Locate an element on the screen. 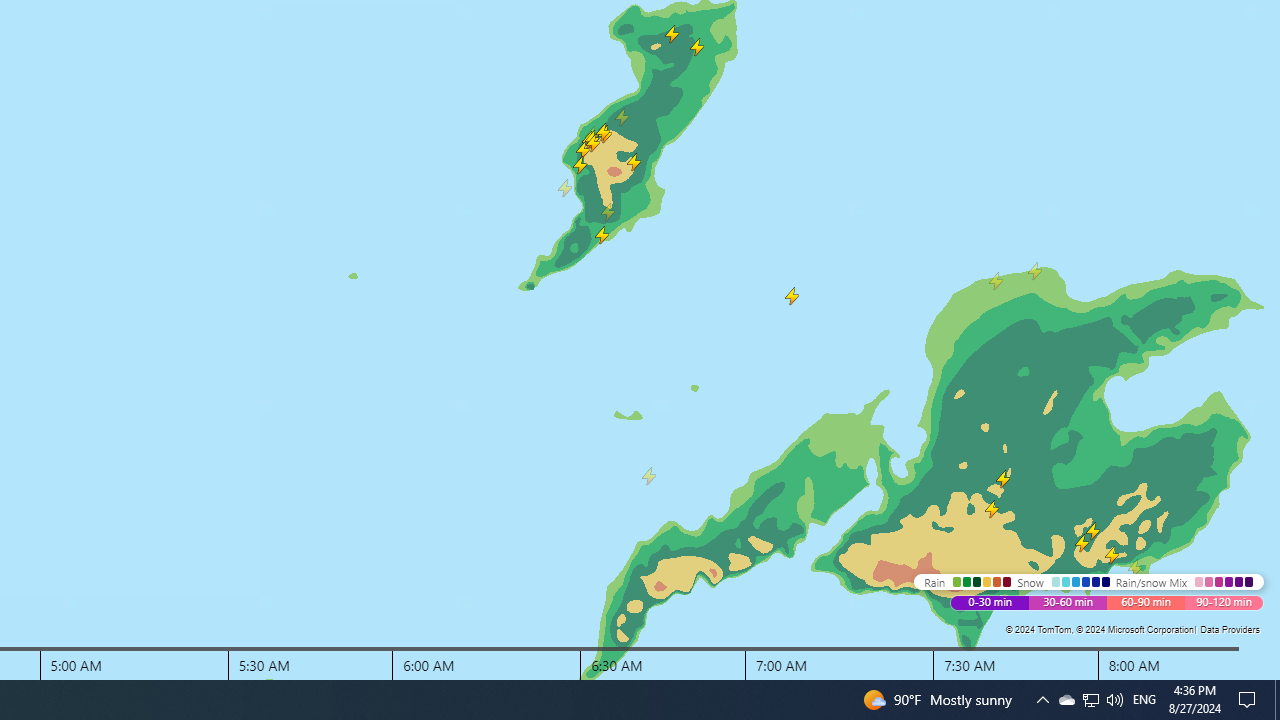  'Tray Input Indicator - English (United States)' is located at coordinates (1090, 698).